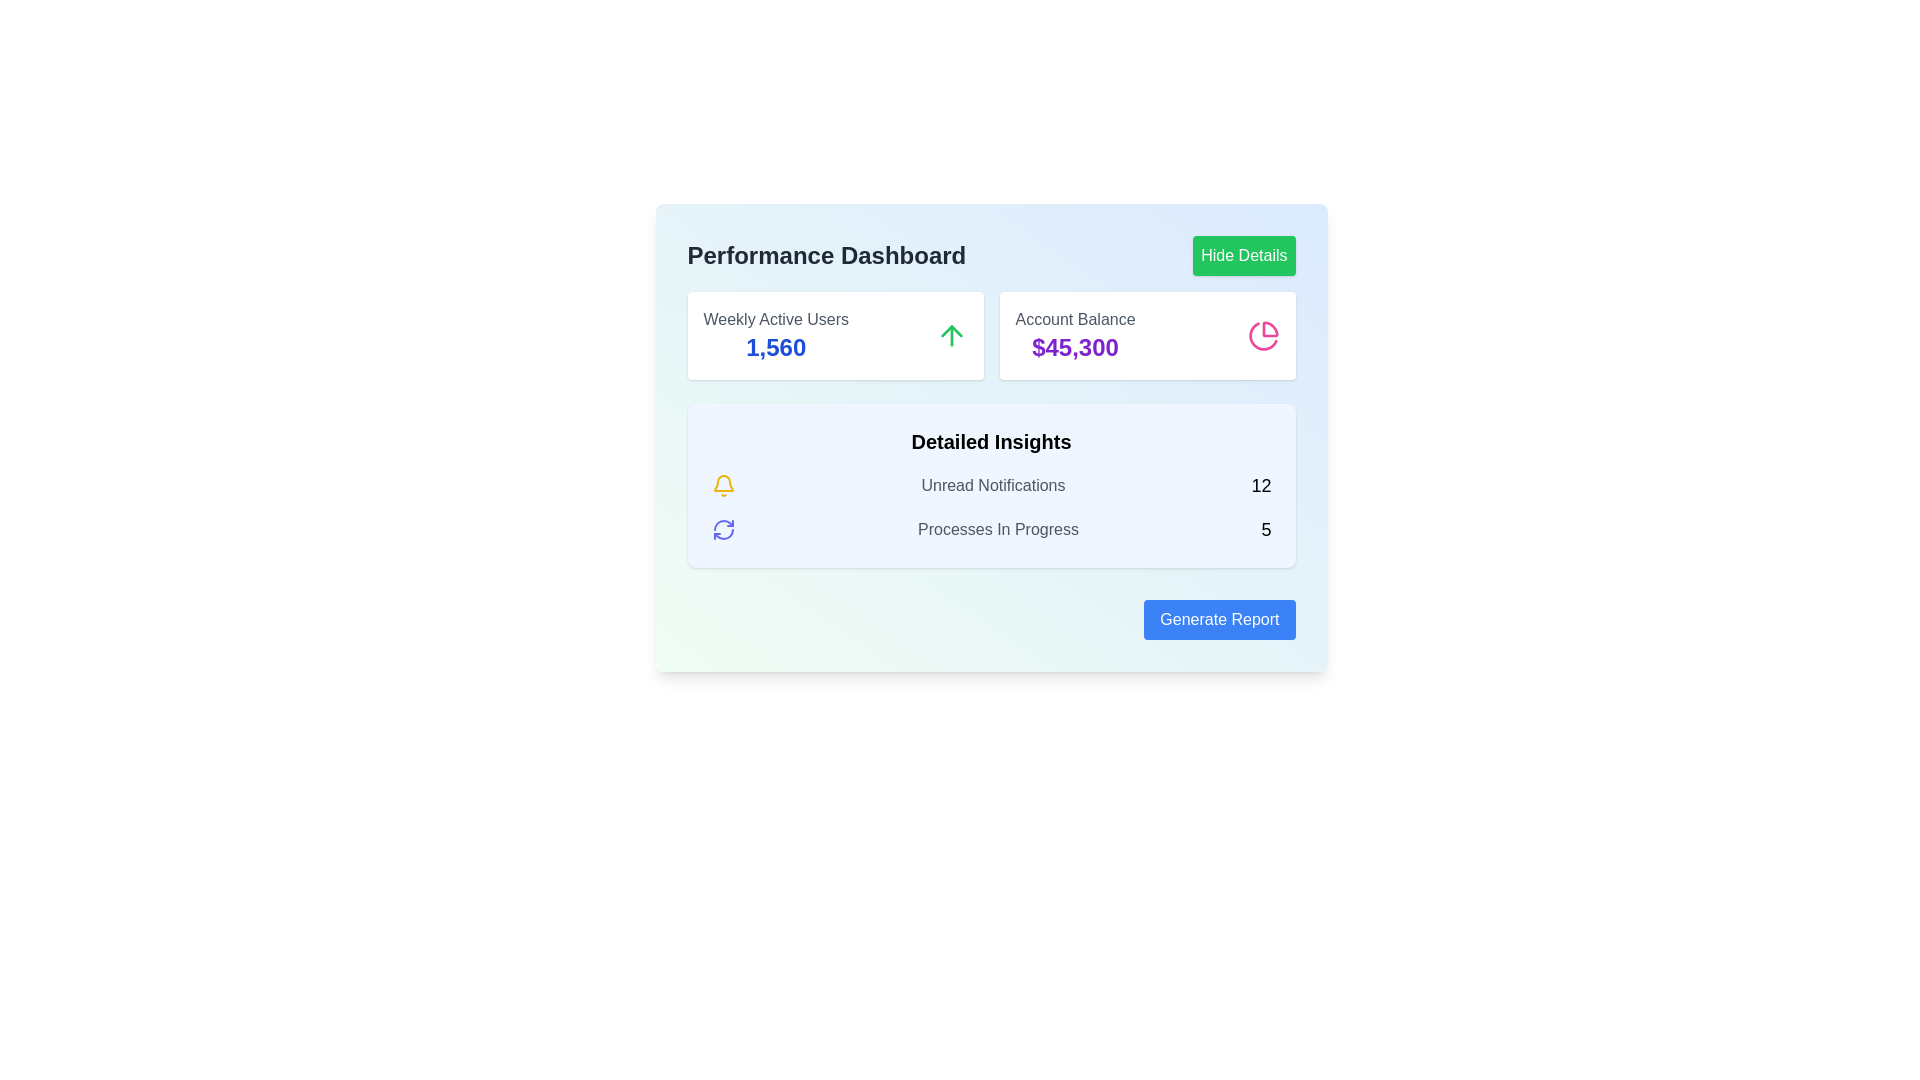 The width and height of the screenshot is (1920, 1080). I want to click on account balance displayed in the text element located below the 'Account Balance' label at the top center of the interface, so click(1074, 346).